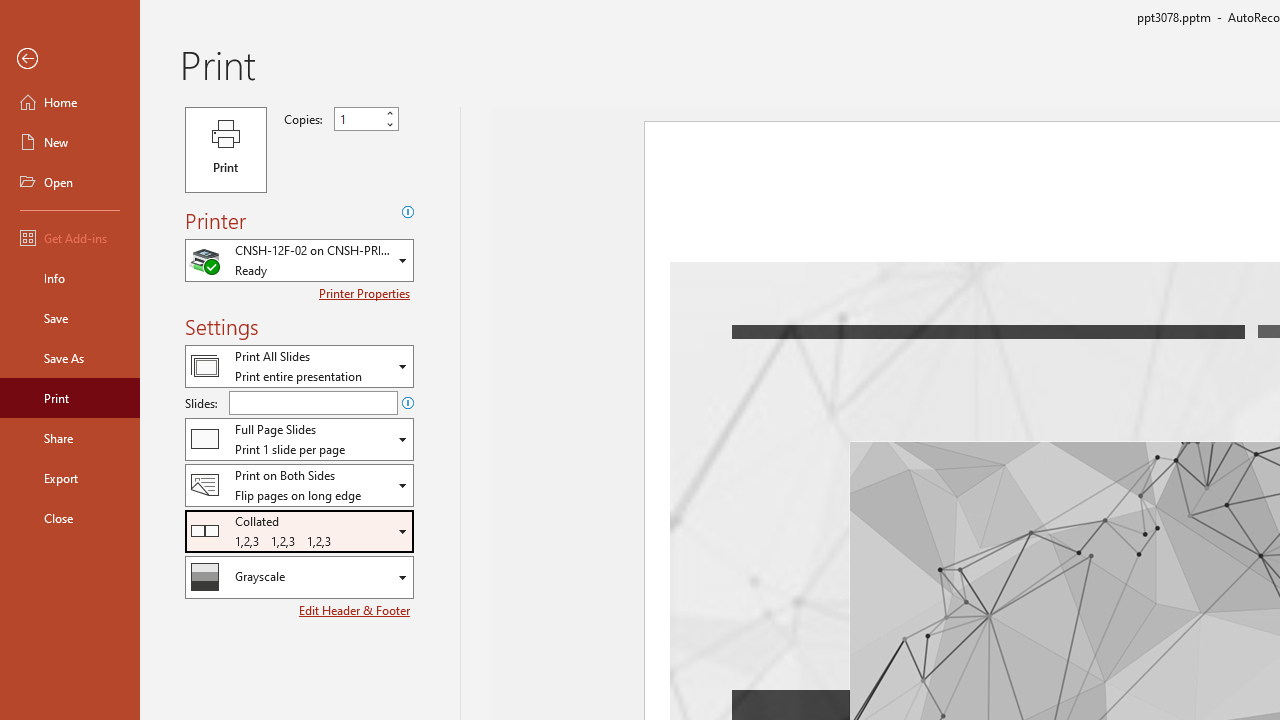 The width and height of the screenshot is (1280, 720). Describe the element at coordinates (298, 530) in the screenshot. I see `'Collation'` at that location.